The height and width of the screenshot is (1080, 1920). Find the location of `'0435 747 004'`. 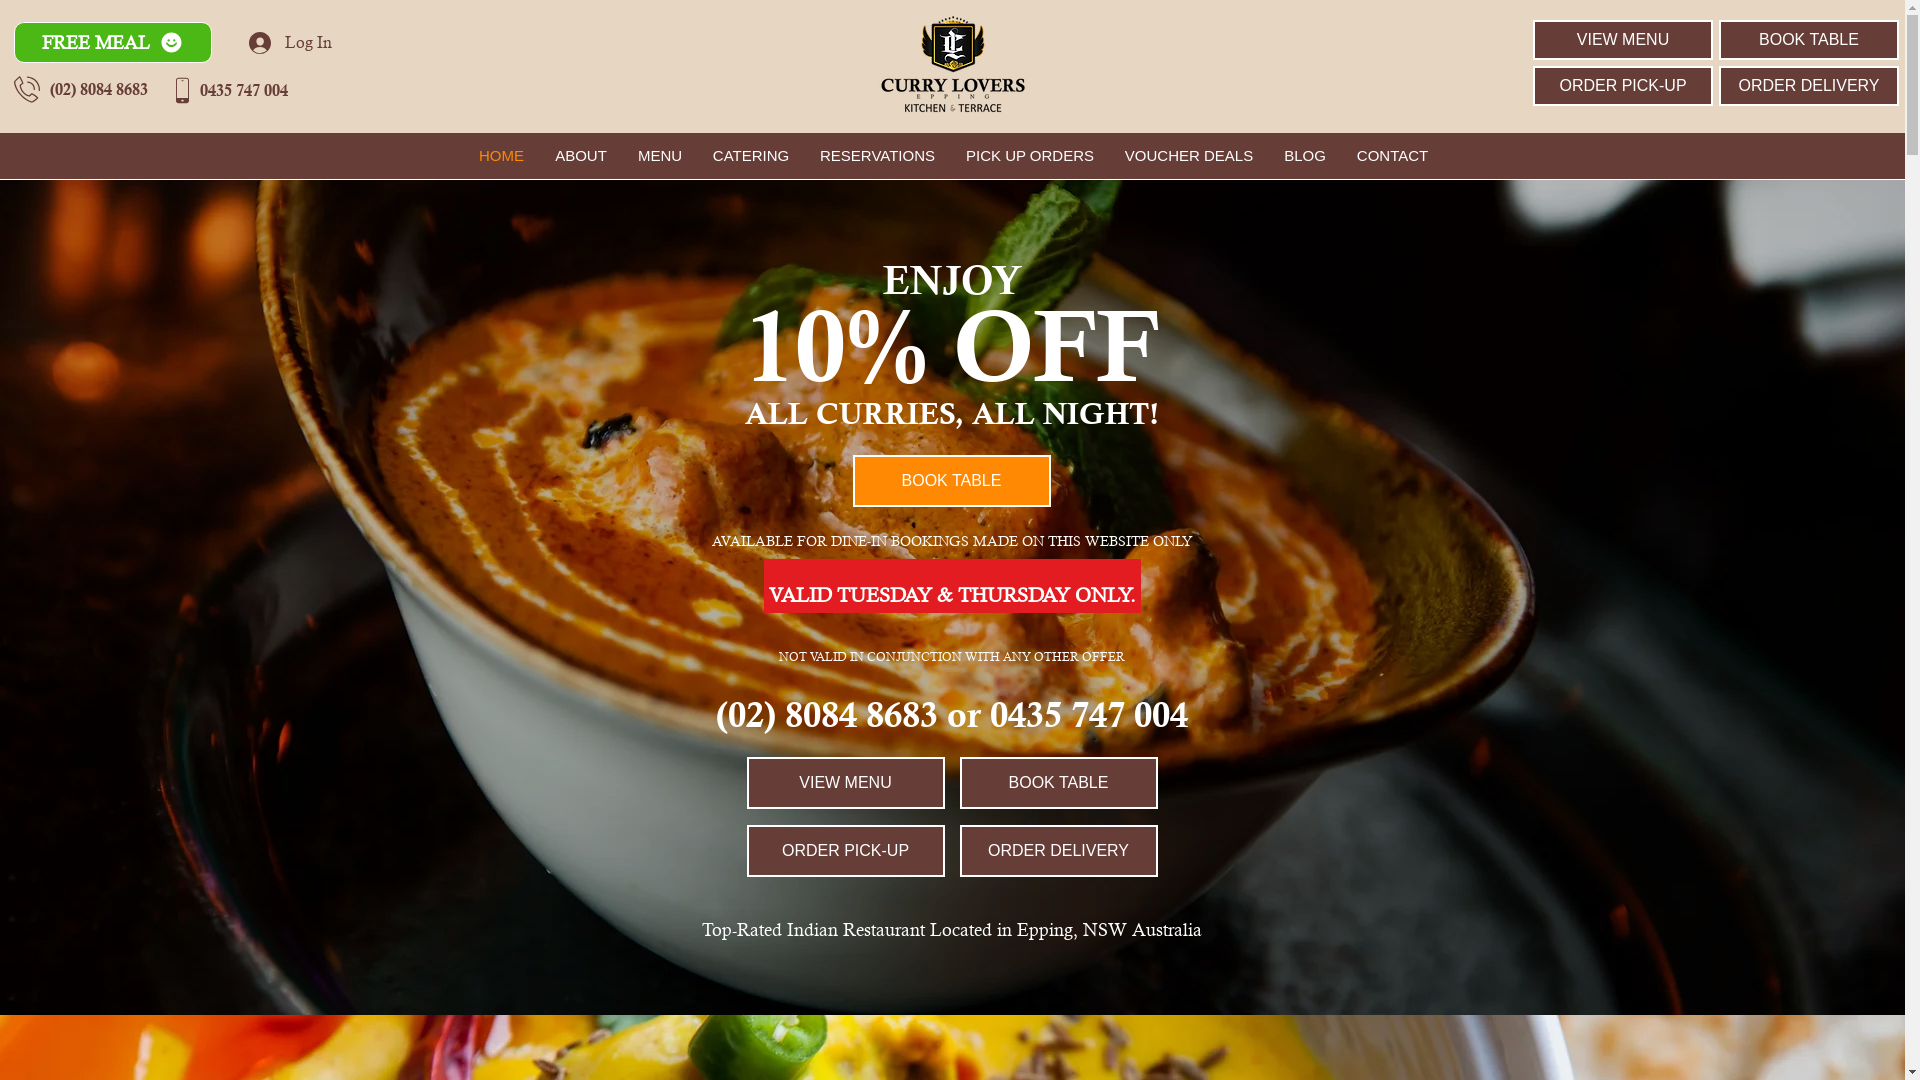

'0435 747 004' is located at coordinates (243, 88).